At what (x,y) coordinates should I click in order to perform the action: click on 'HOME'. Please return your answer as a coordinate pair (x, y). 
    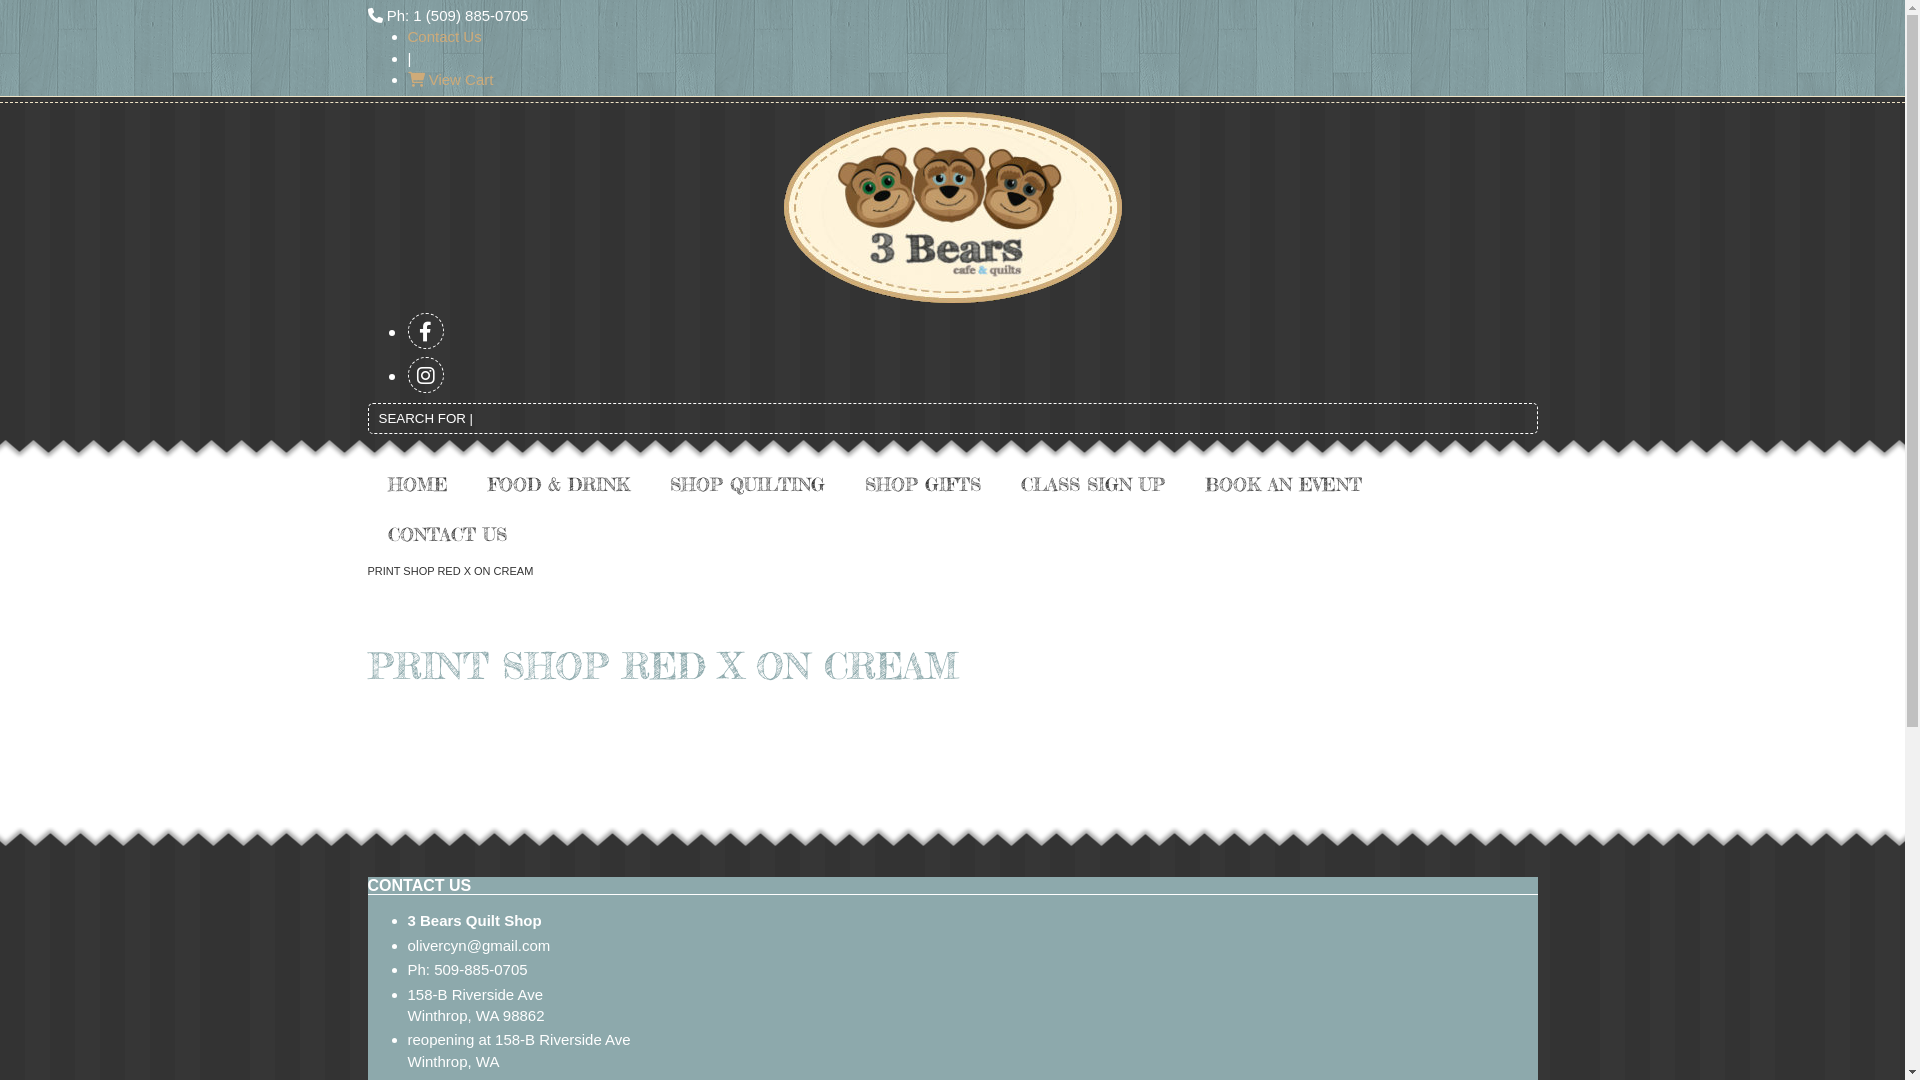
    Looking at the image, I should click on (416, 483).